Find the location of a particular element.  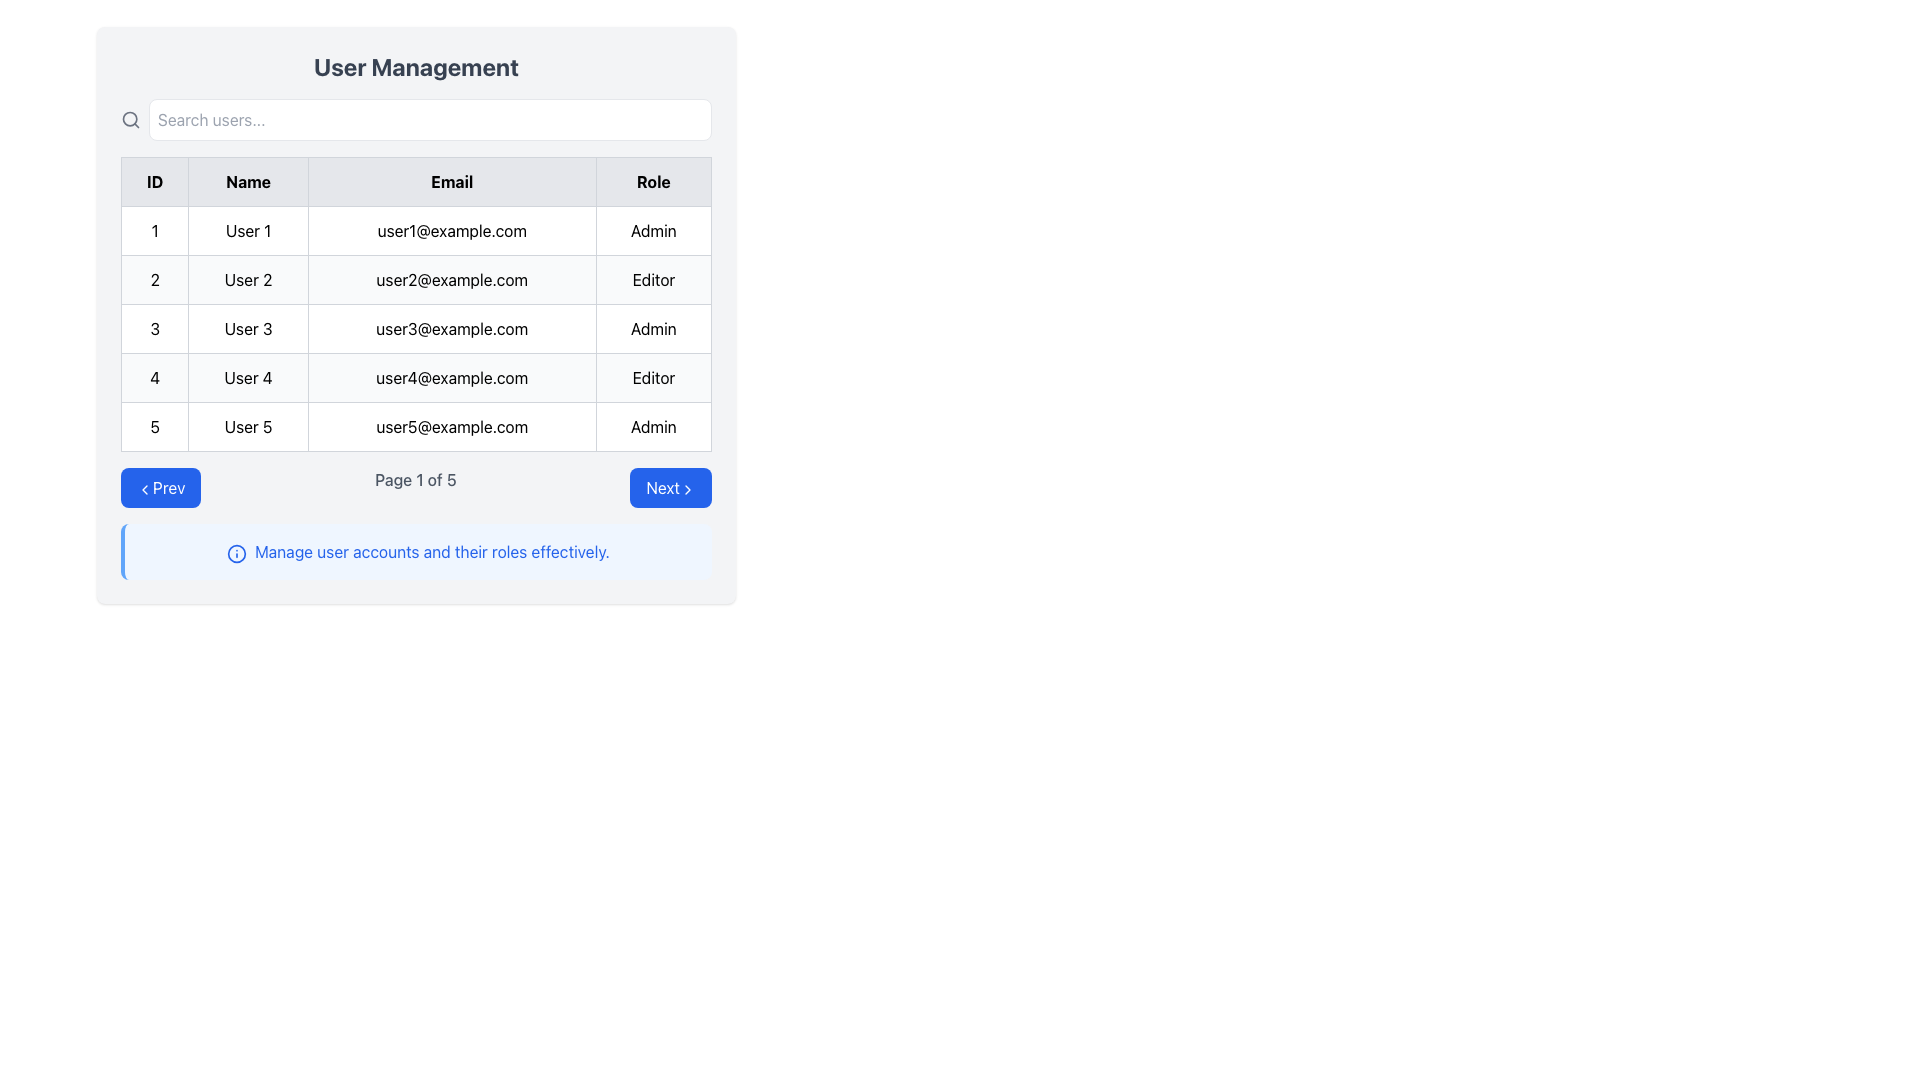

displayed text in the table cell located in the first column of the row labeled 'User 5', which shows the number '5' is located at coordinates (154, 426).